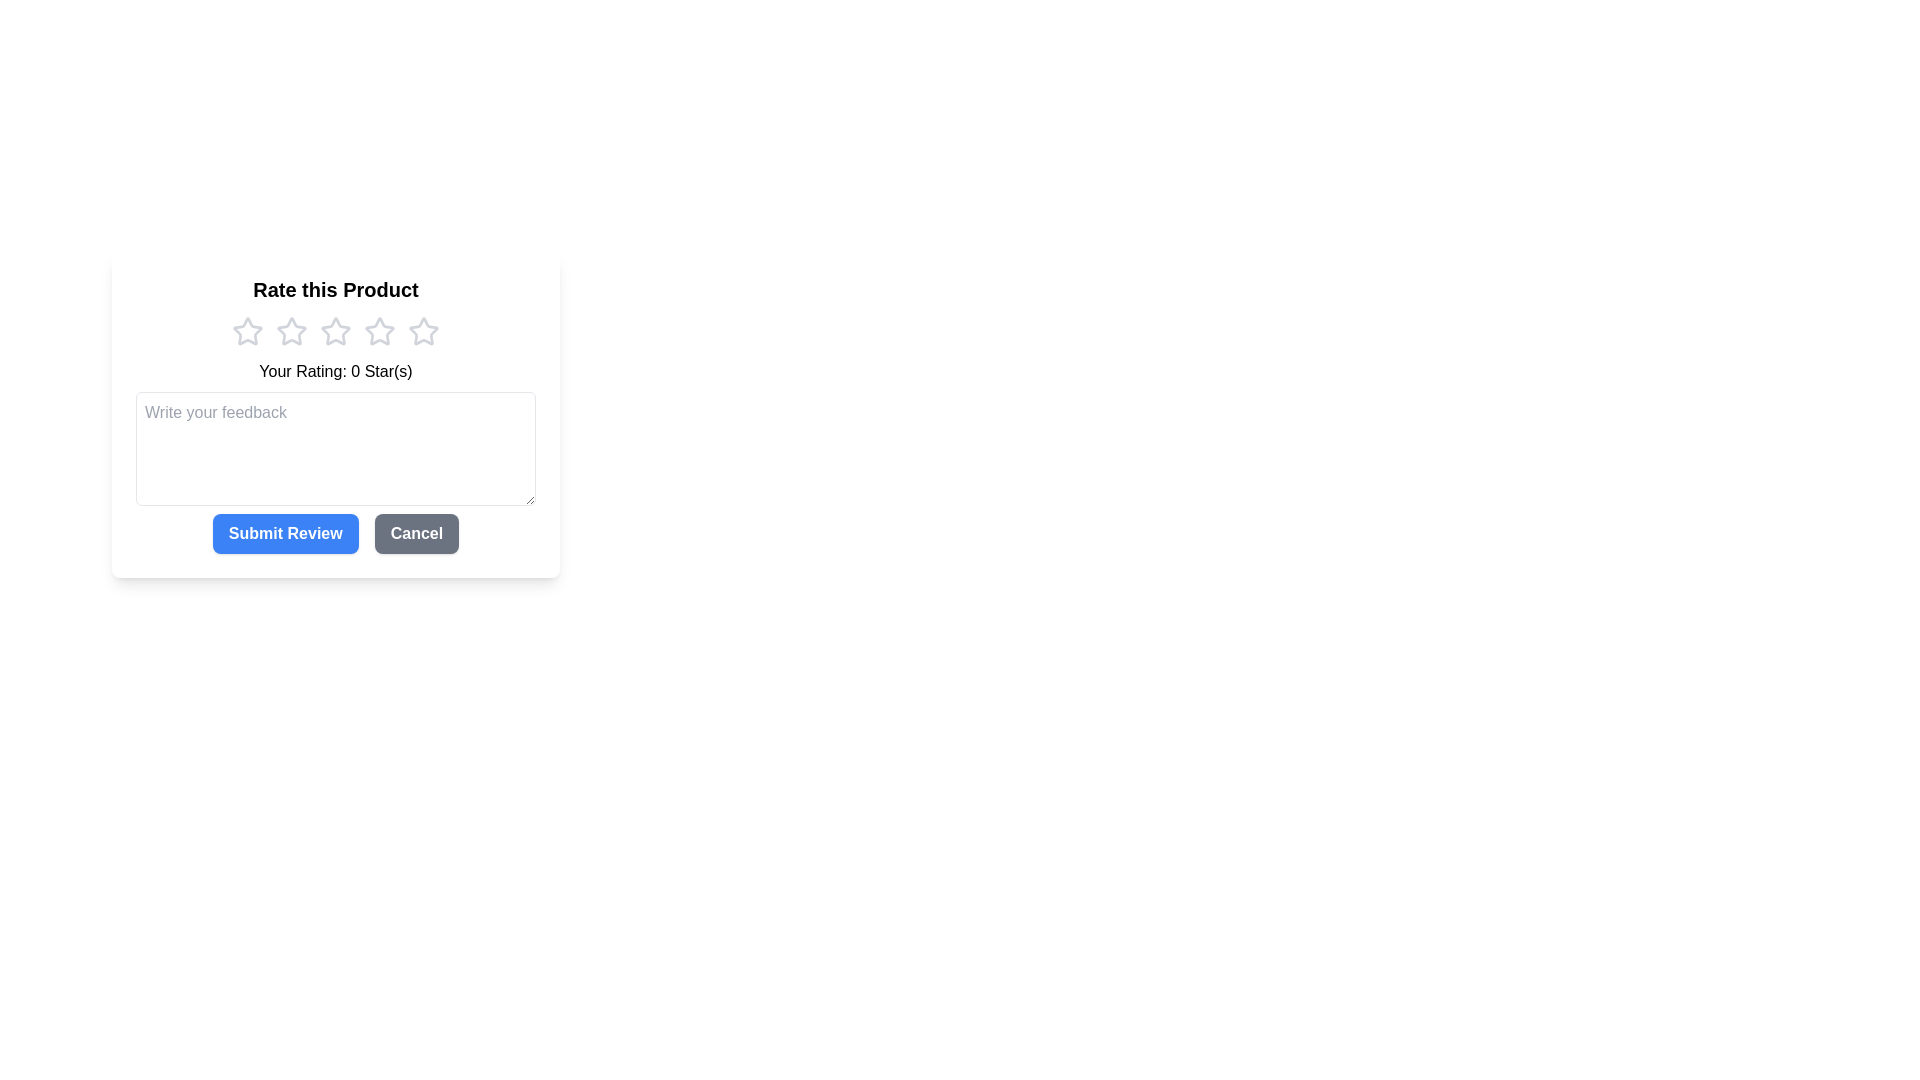 The height and width of the screenshot is (1080, 1920). I want to click on the third star icon in the rating control to navigate, so click(379, 330).